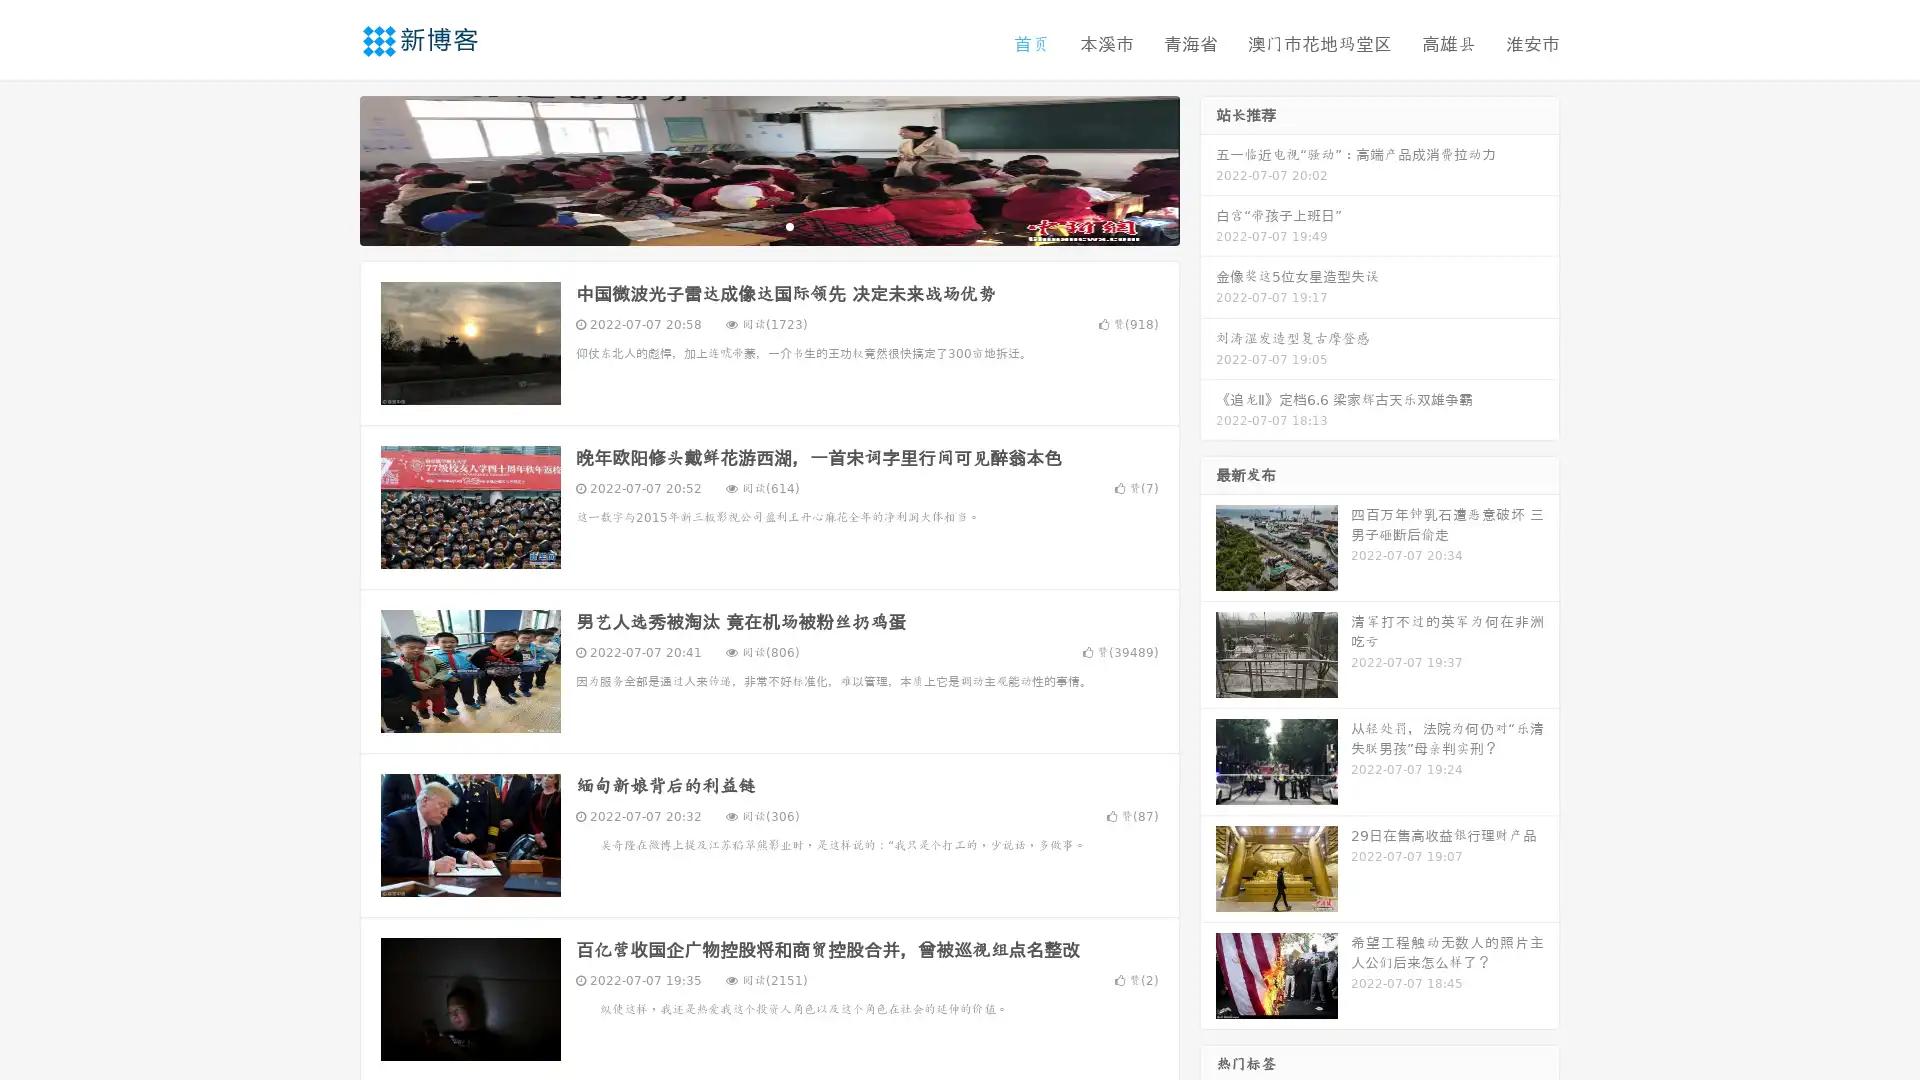  I want to click on Previous slide, so click(330, 168).